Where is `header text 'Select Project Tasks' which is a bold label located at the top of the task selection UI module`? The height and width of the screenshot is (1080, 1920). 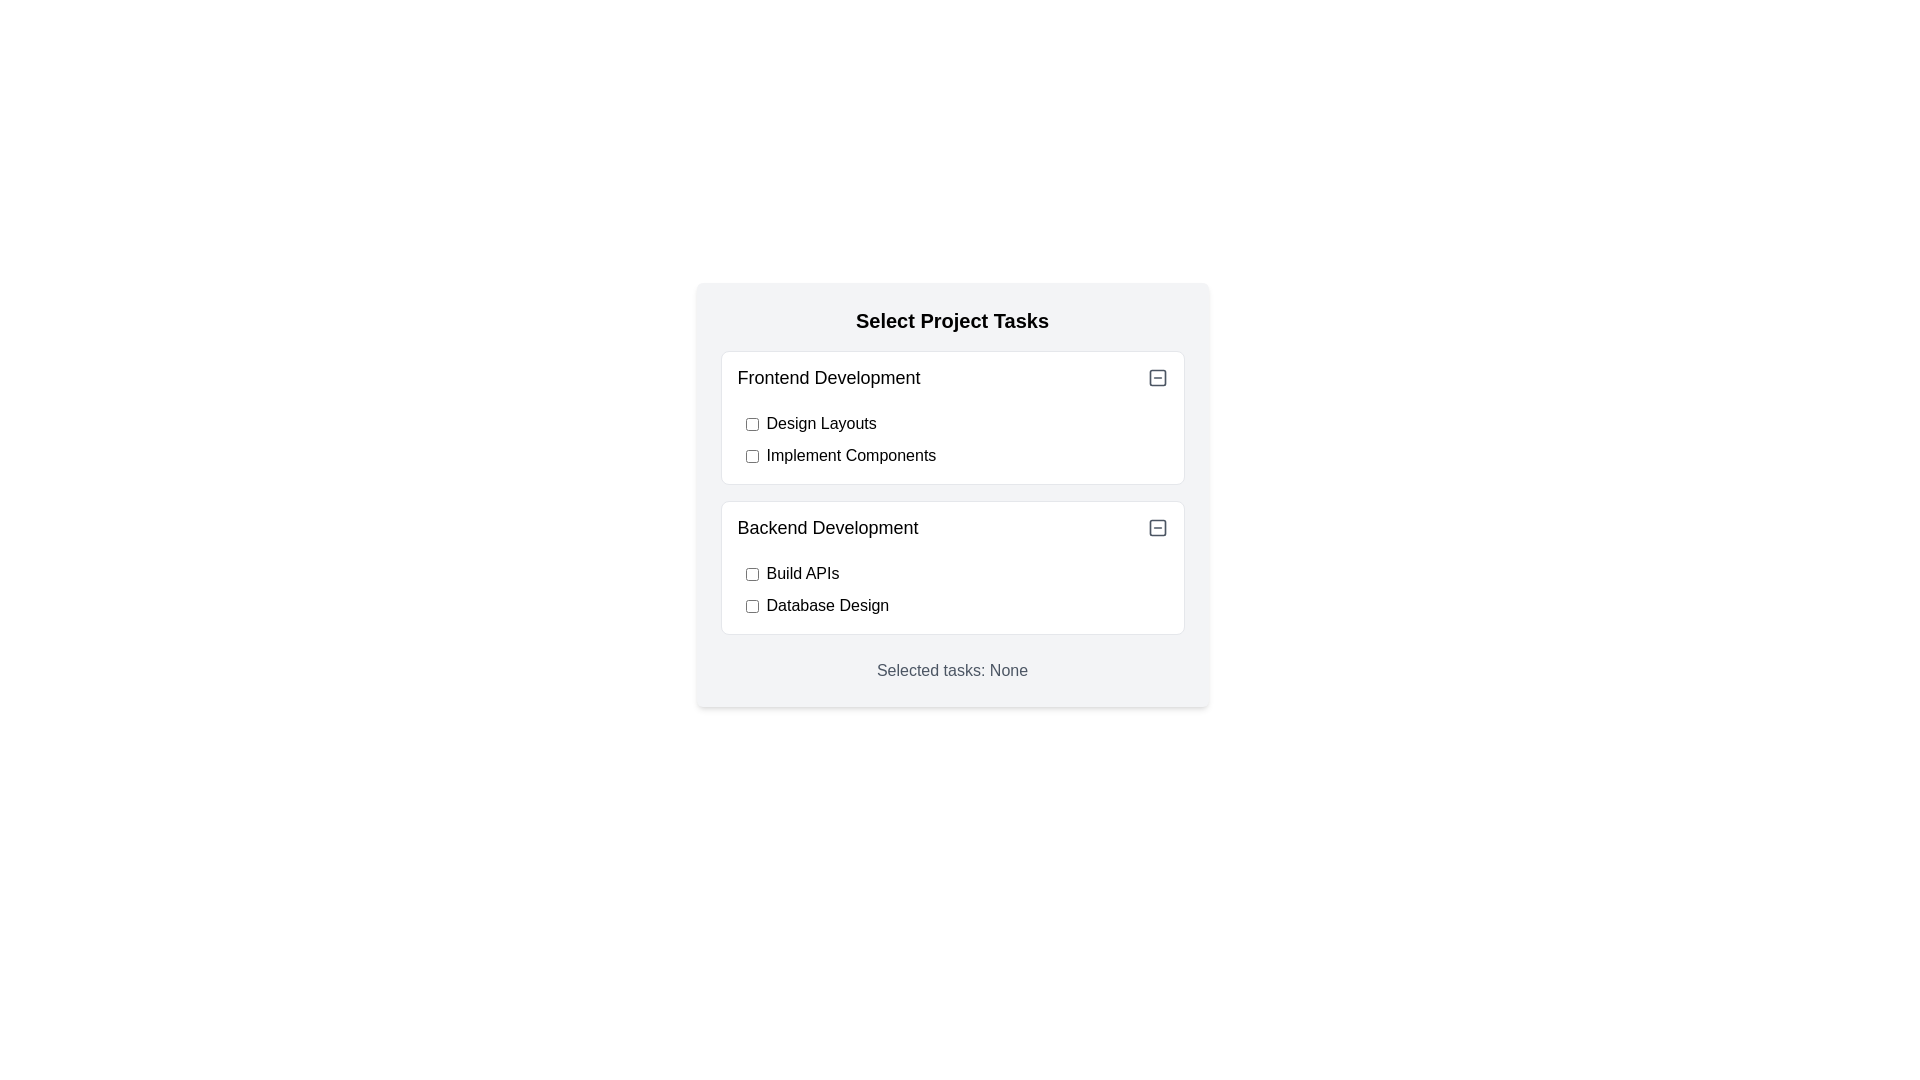
header text 'Select Project Tasks' which is a bold label located at the top of the task selection UI module is located at coordinates (951, 319).